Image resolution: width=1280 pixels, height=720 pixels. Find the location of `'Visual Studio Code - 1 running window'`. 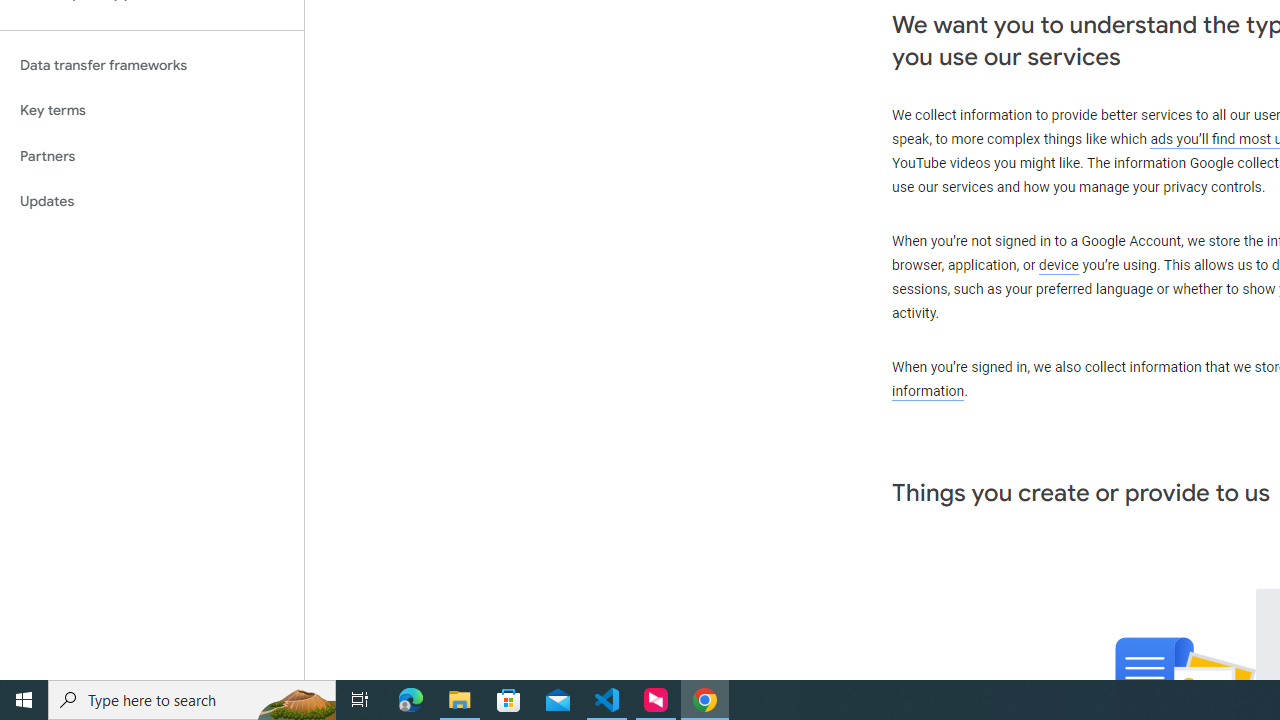

'Visual Studio Code - 1 running window' is located at coordinates (606, 698).